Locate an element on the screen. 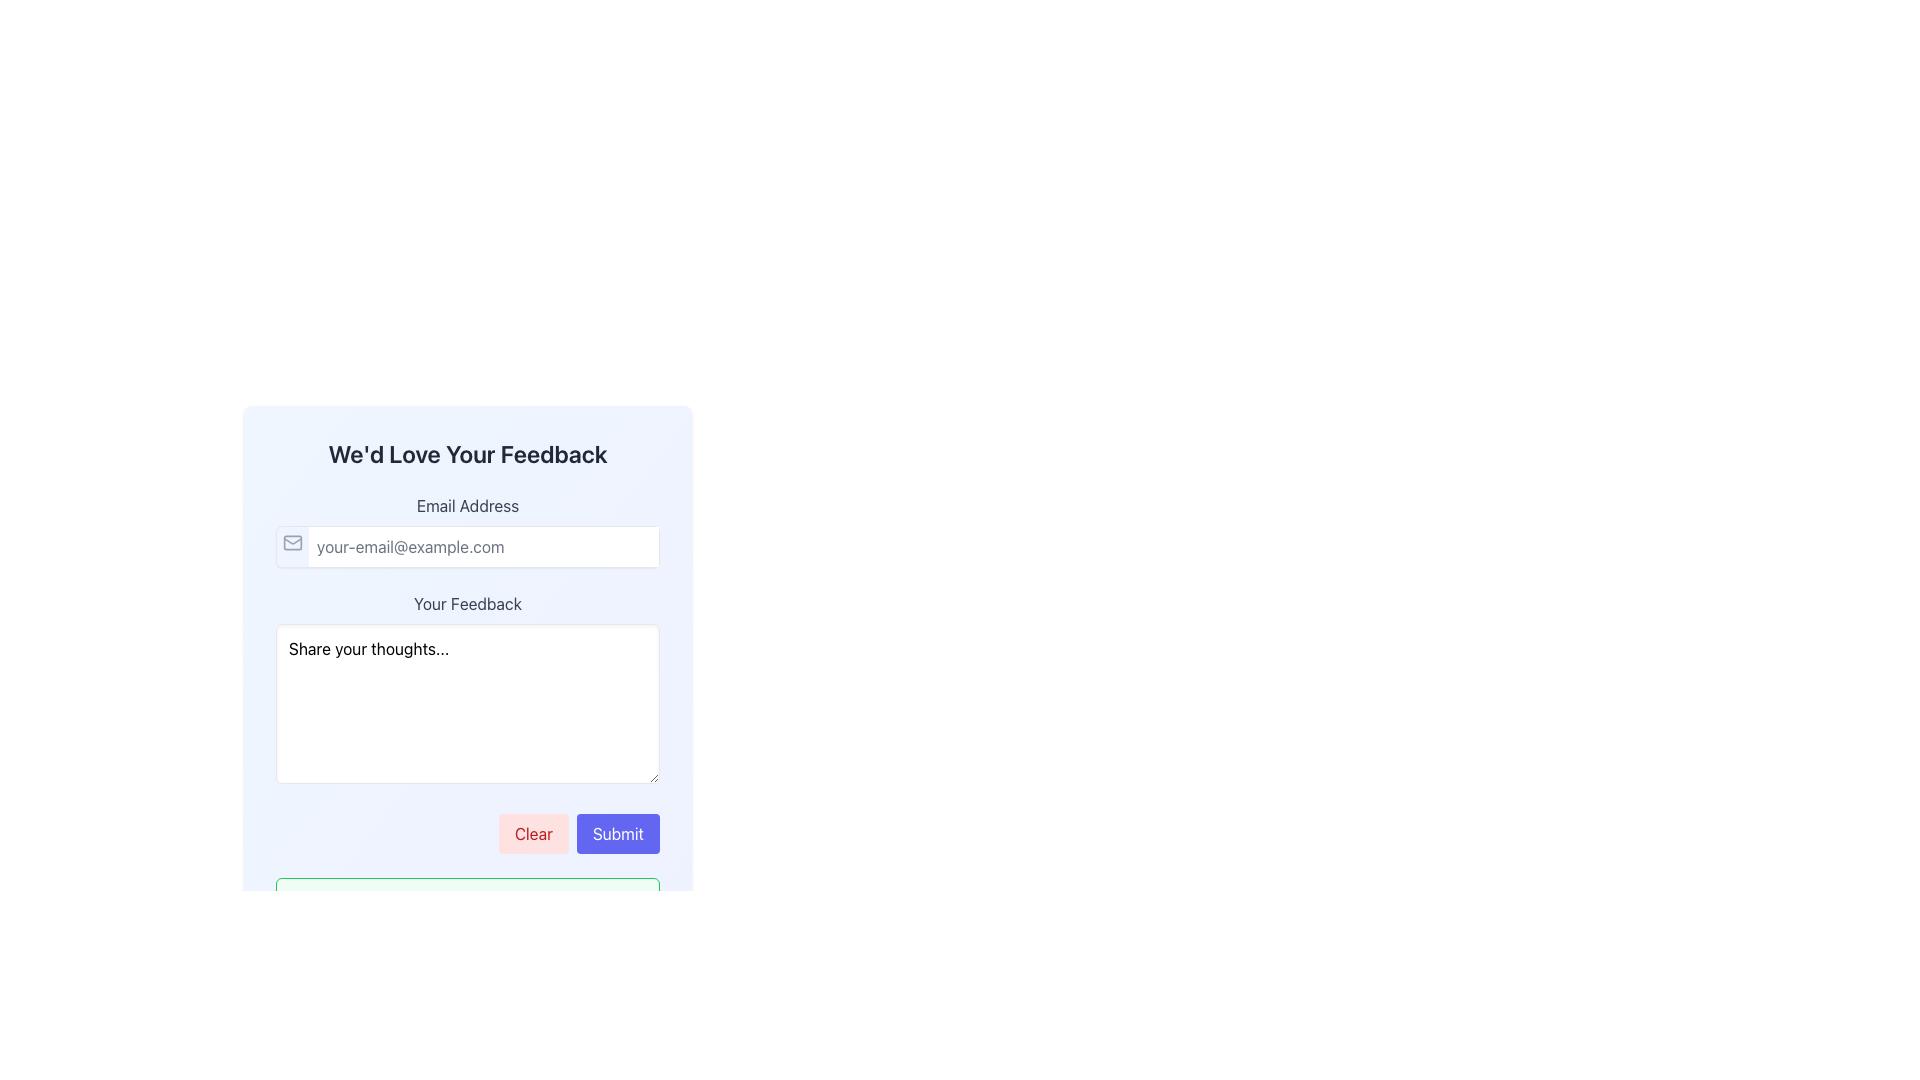 The image size is (1920, 1080). the 'Submit' button located at the bottom-right corner of the form interface to change its background color is located at coordinates (617, 833).